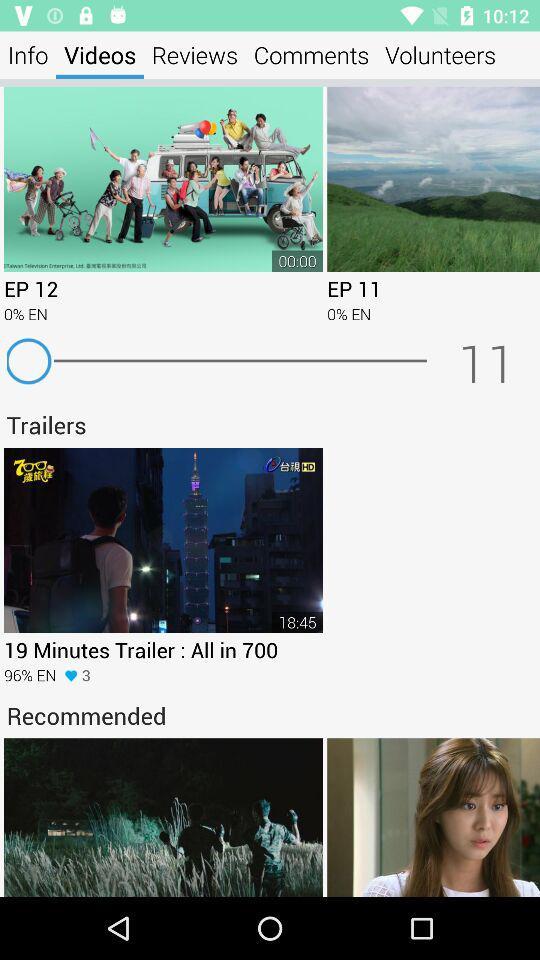 This screenshot has height=960, width=540. Describe the element at coordinates (194, 54) in the screenshot. I see `item next to the comments app` at that location.